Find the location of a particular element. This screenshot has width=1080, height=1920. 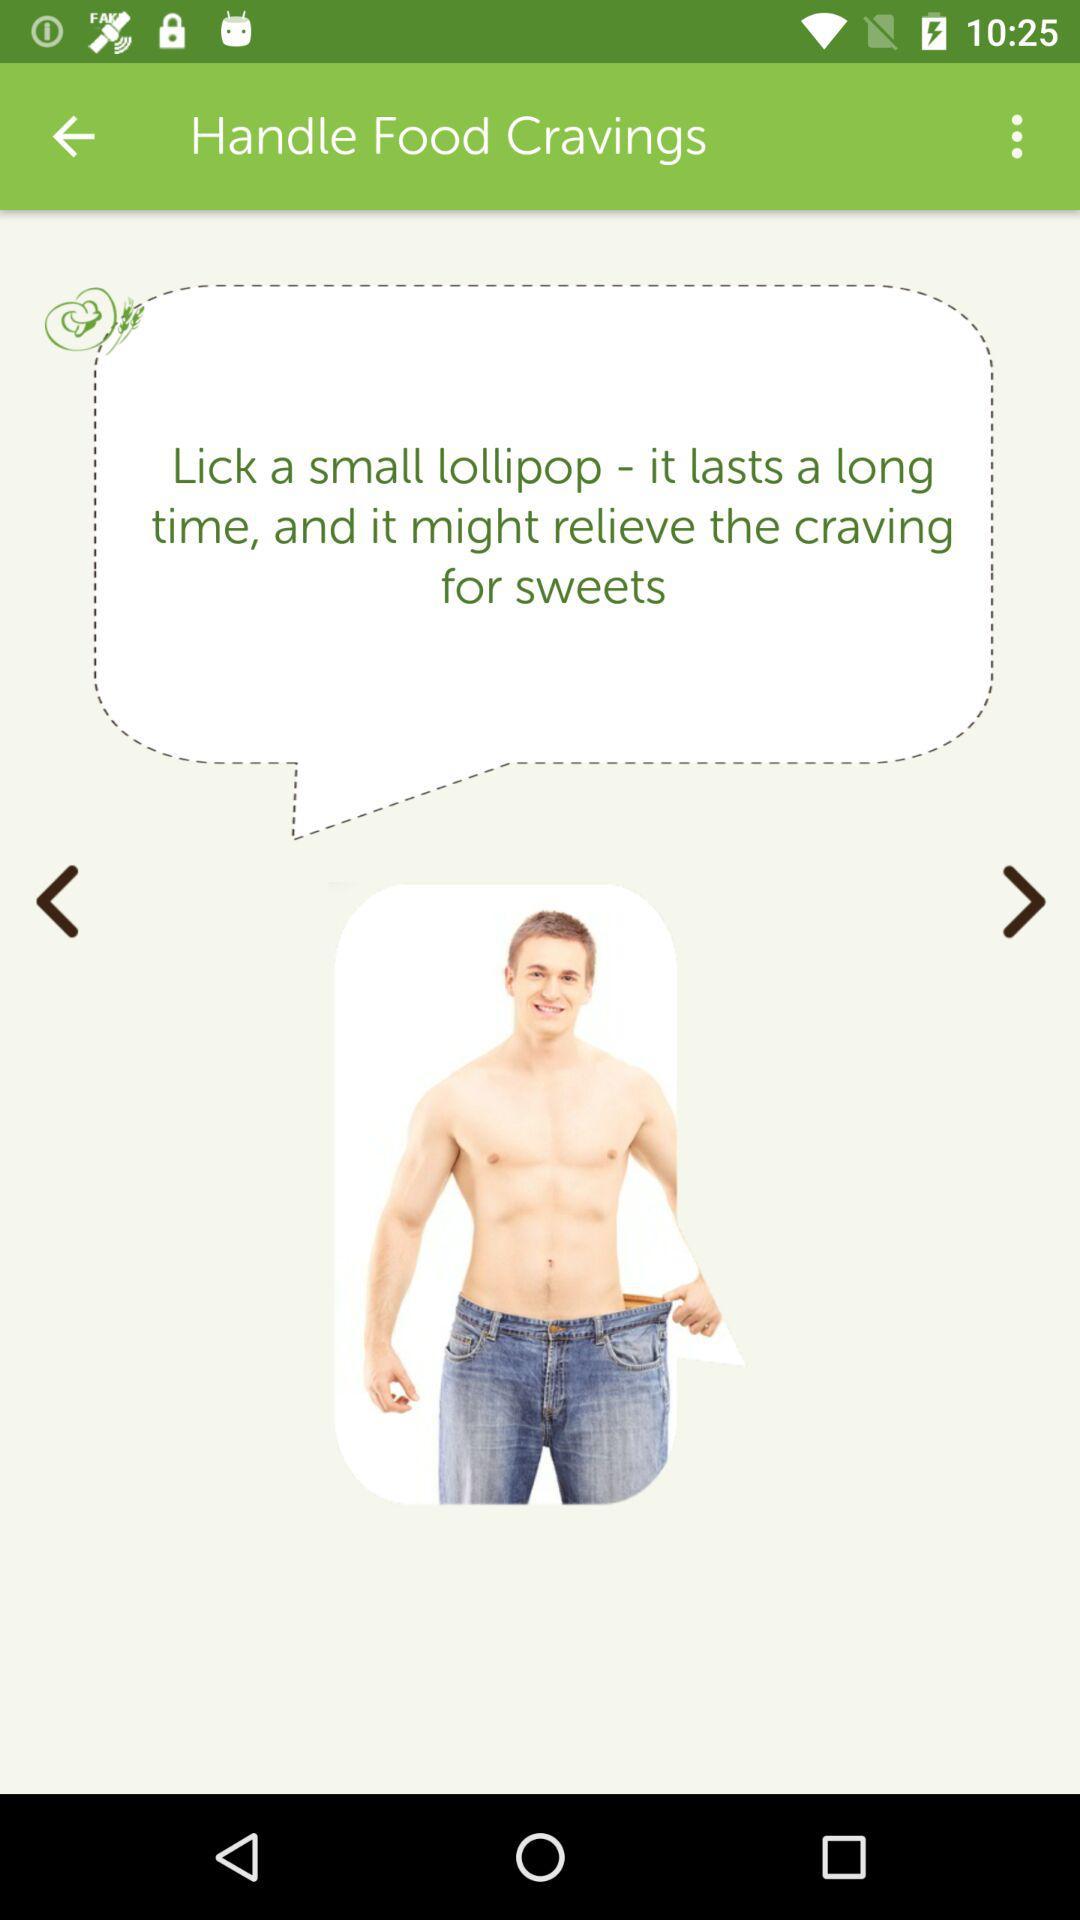

the item at the top right corner is located at coordinates (1017, 135).